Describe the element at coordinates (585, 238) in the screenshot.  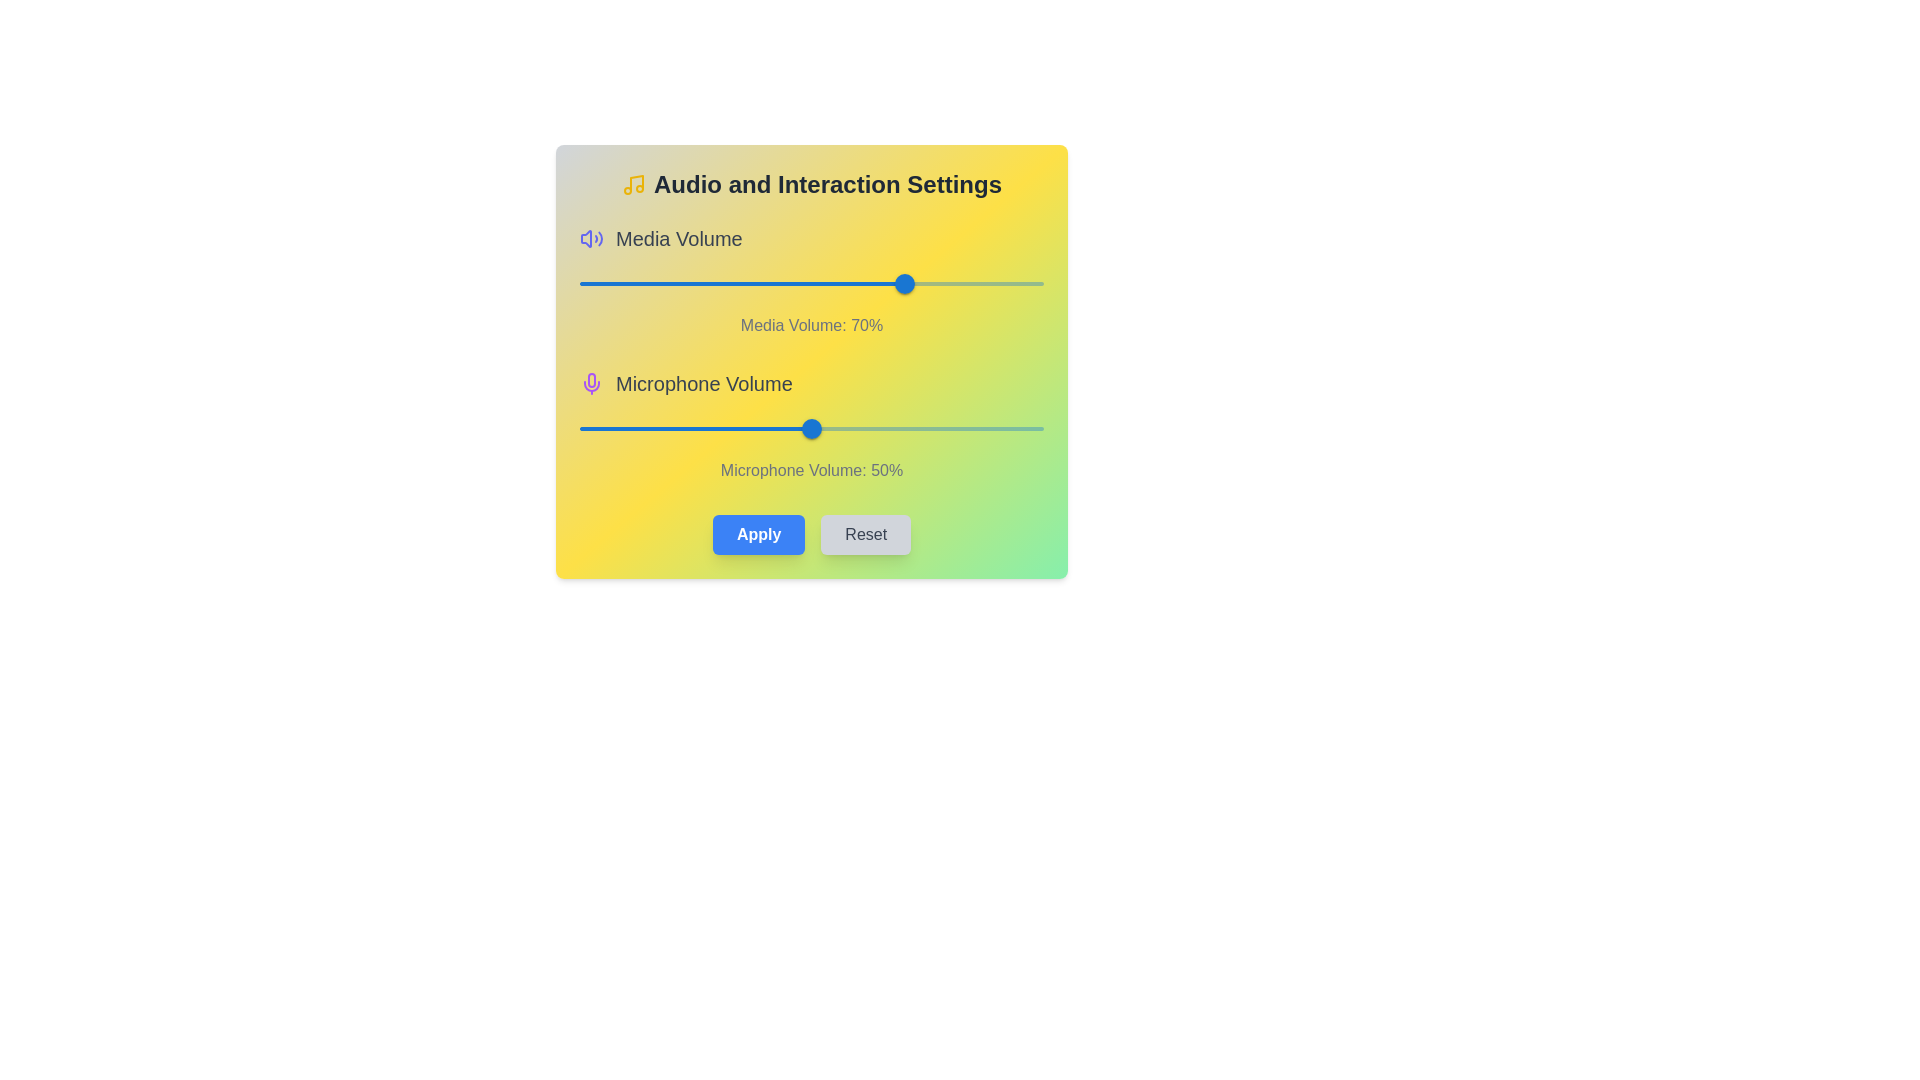
I see `the indigo speaker icon in the audio settings interface, located to the left of the 'Media Volume' label` at that location.